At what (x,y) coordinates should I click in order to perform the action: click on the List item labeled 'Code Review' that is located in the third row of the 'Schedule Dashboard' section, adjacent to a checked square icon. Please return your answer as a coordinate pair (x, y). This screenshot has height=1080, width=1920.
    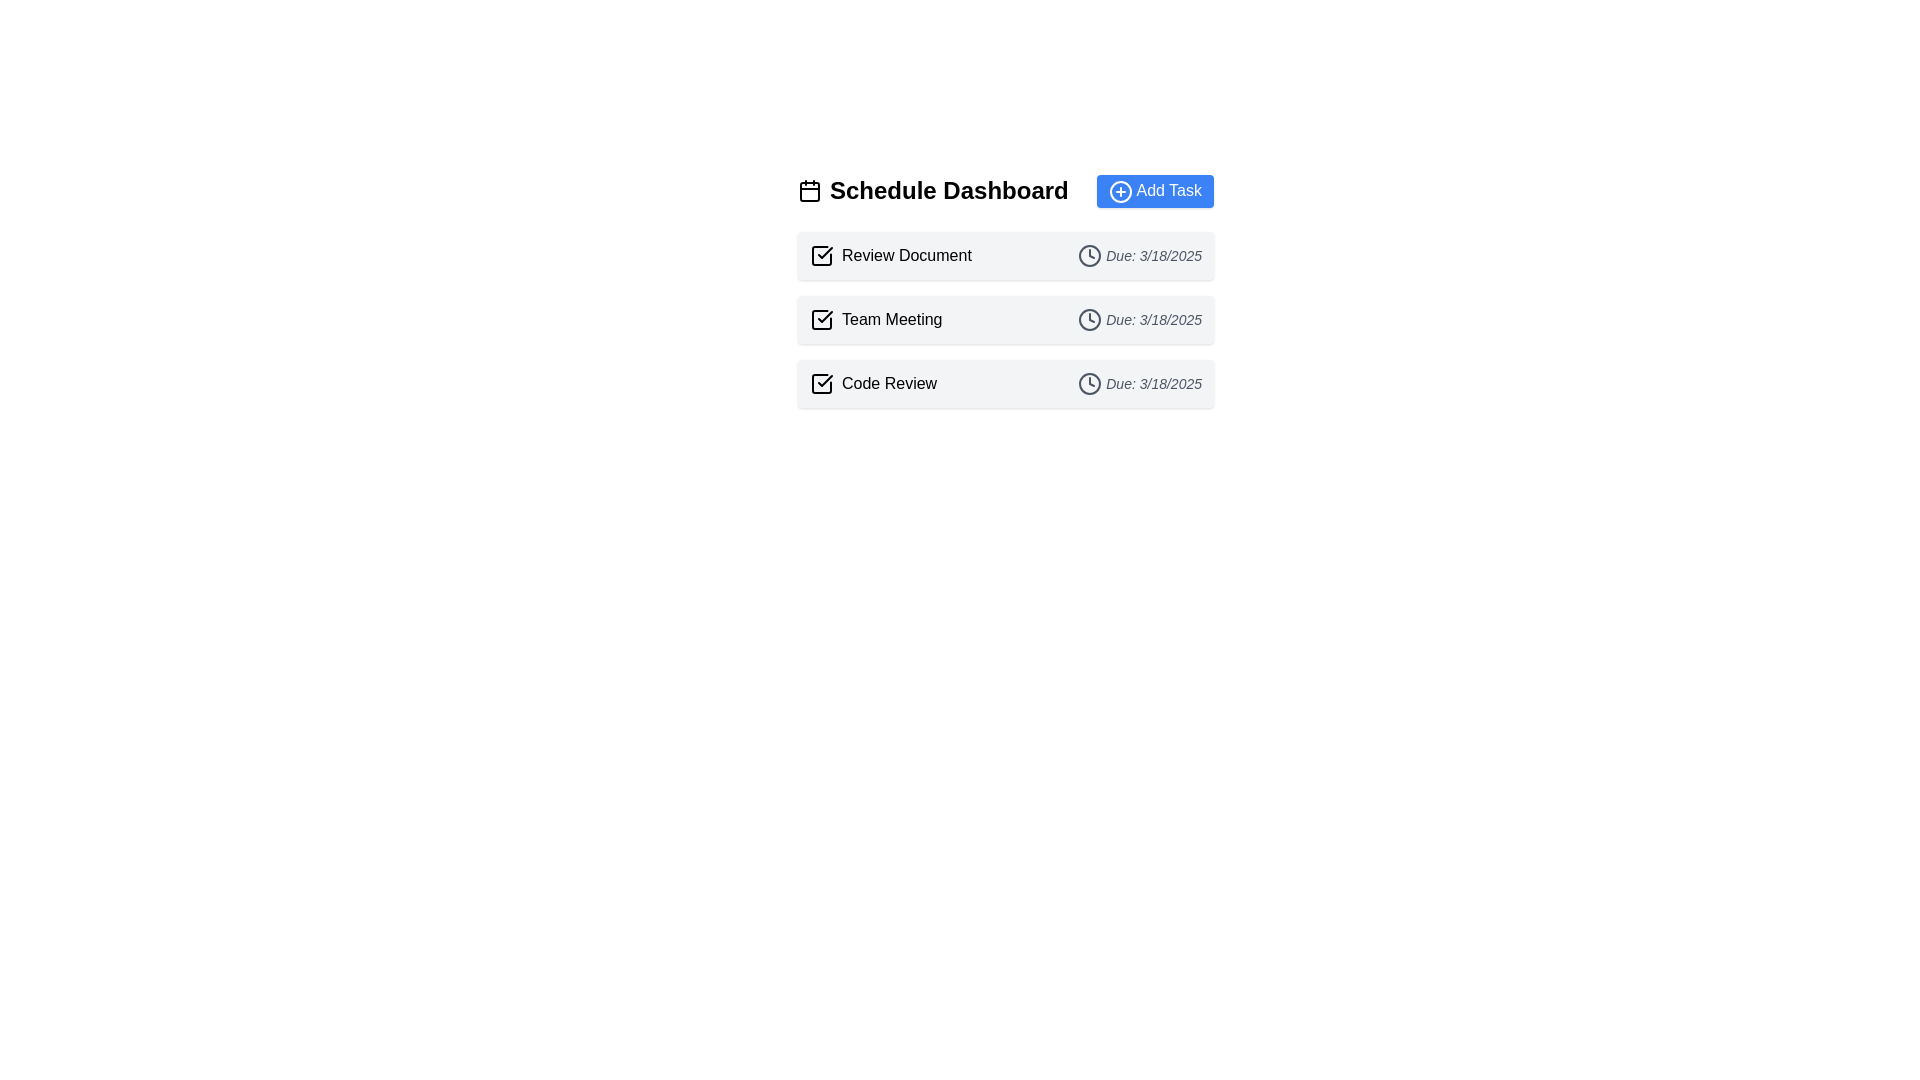
    Looking at the image, I should click on (873, 383).